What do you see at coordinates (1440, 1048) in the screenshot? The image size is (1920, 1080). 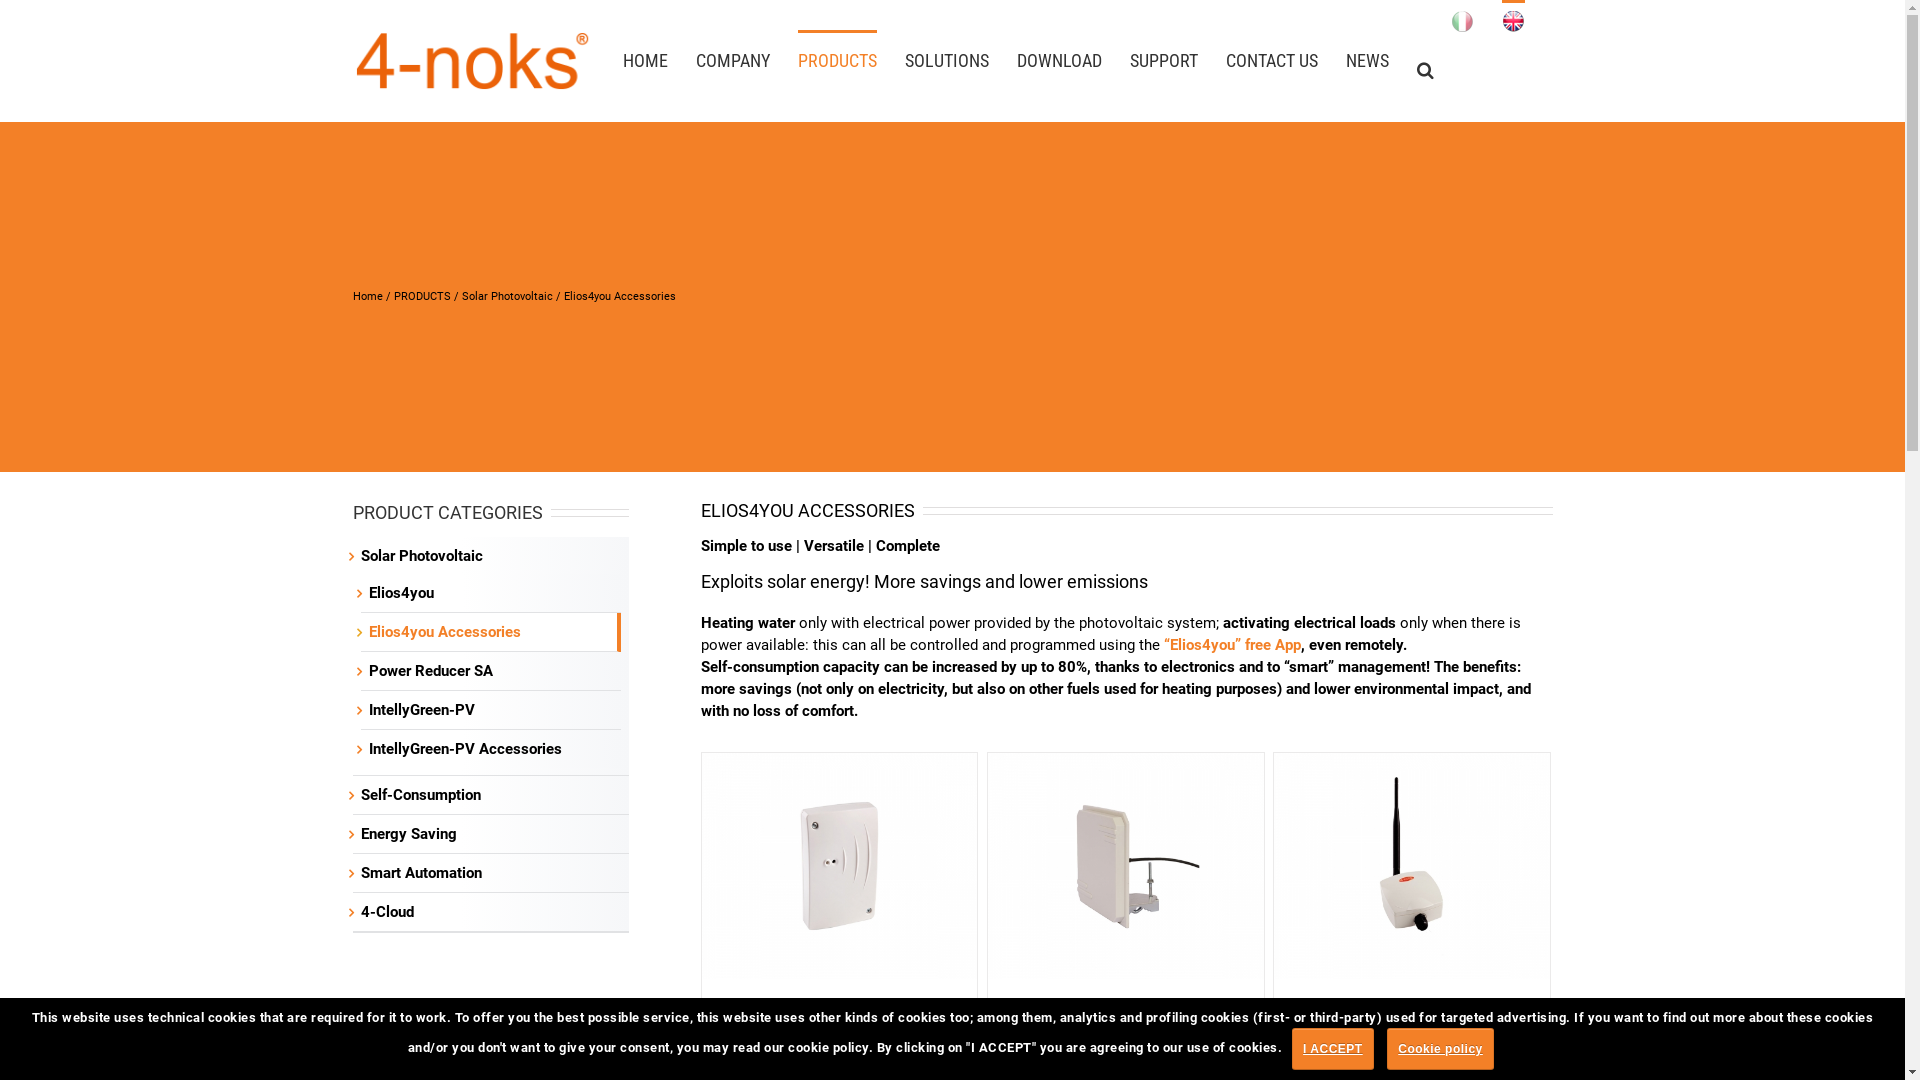 I see `'Cookie policy'` at bounding box center [1440, 1048].